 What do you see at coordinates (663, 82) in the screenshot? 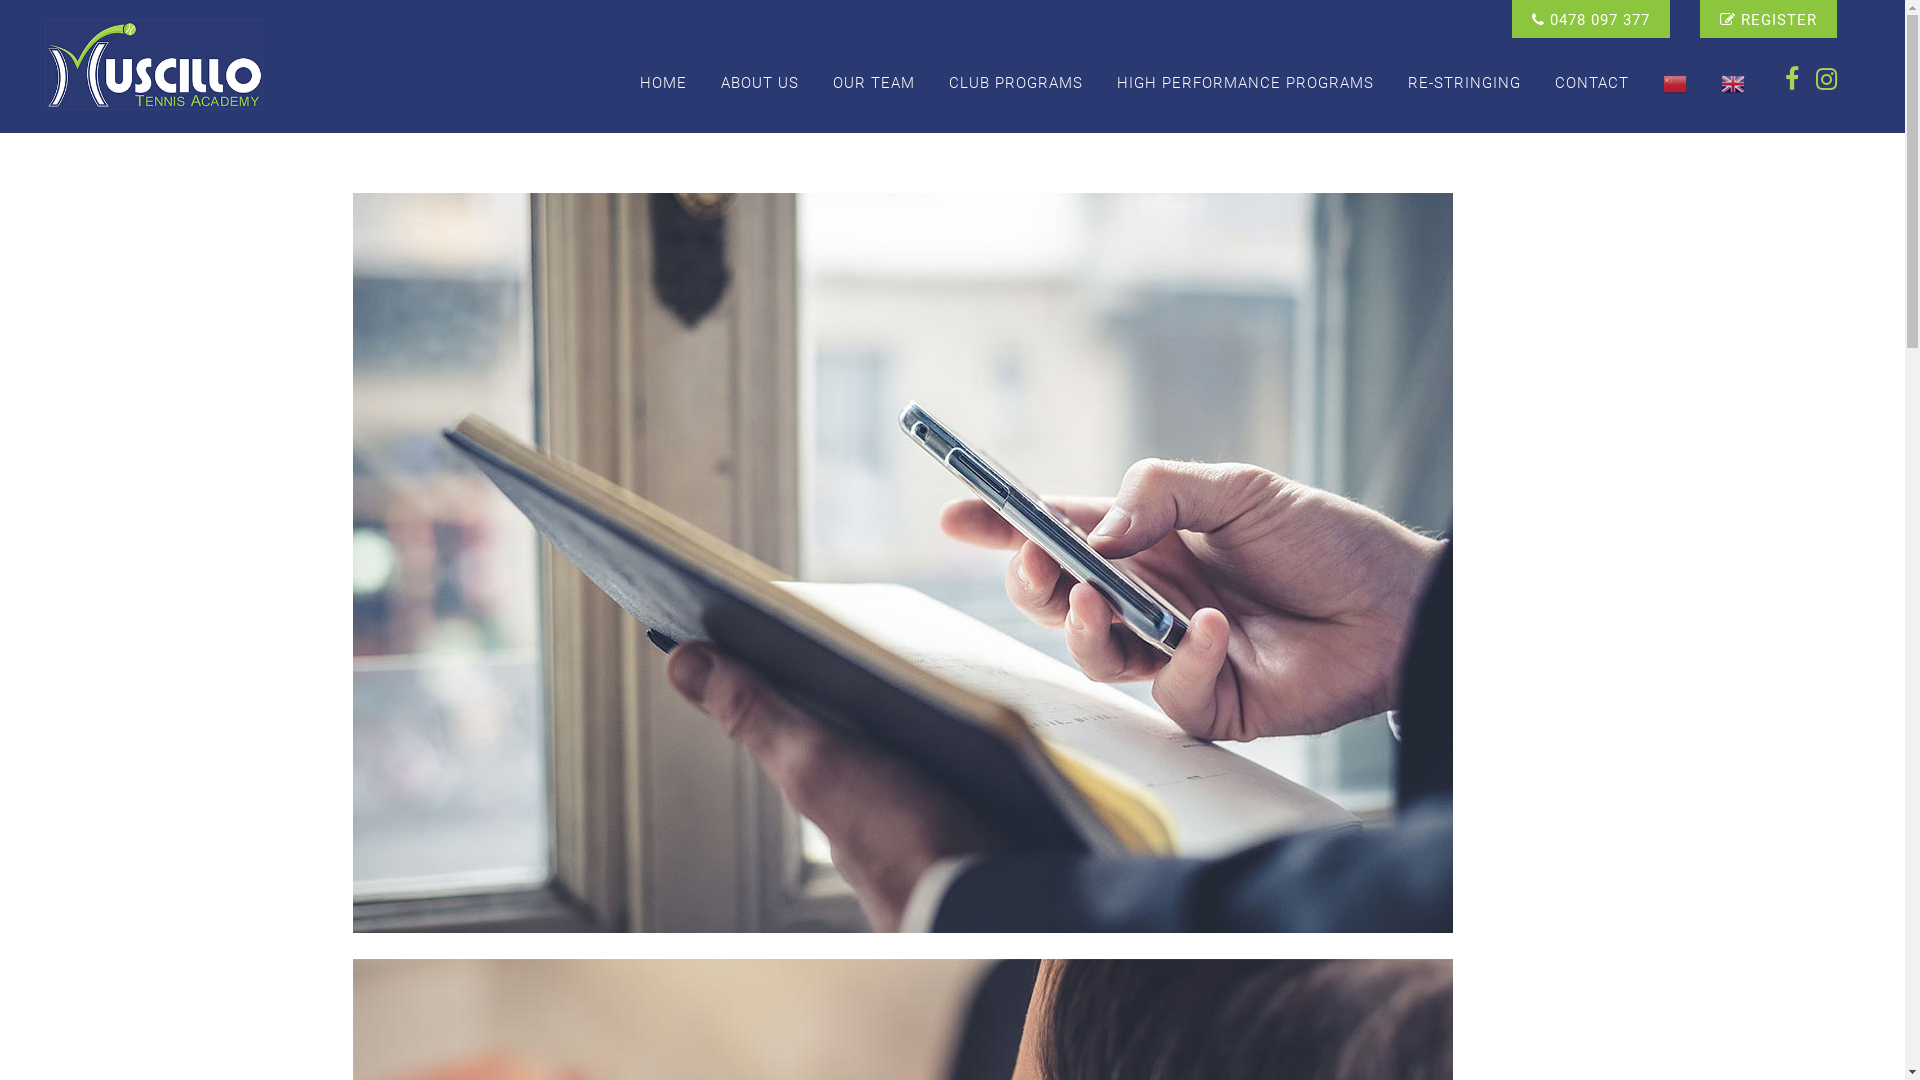
I see `'HOME'` at bounding box center [663, 82].